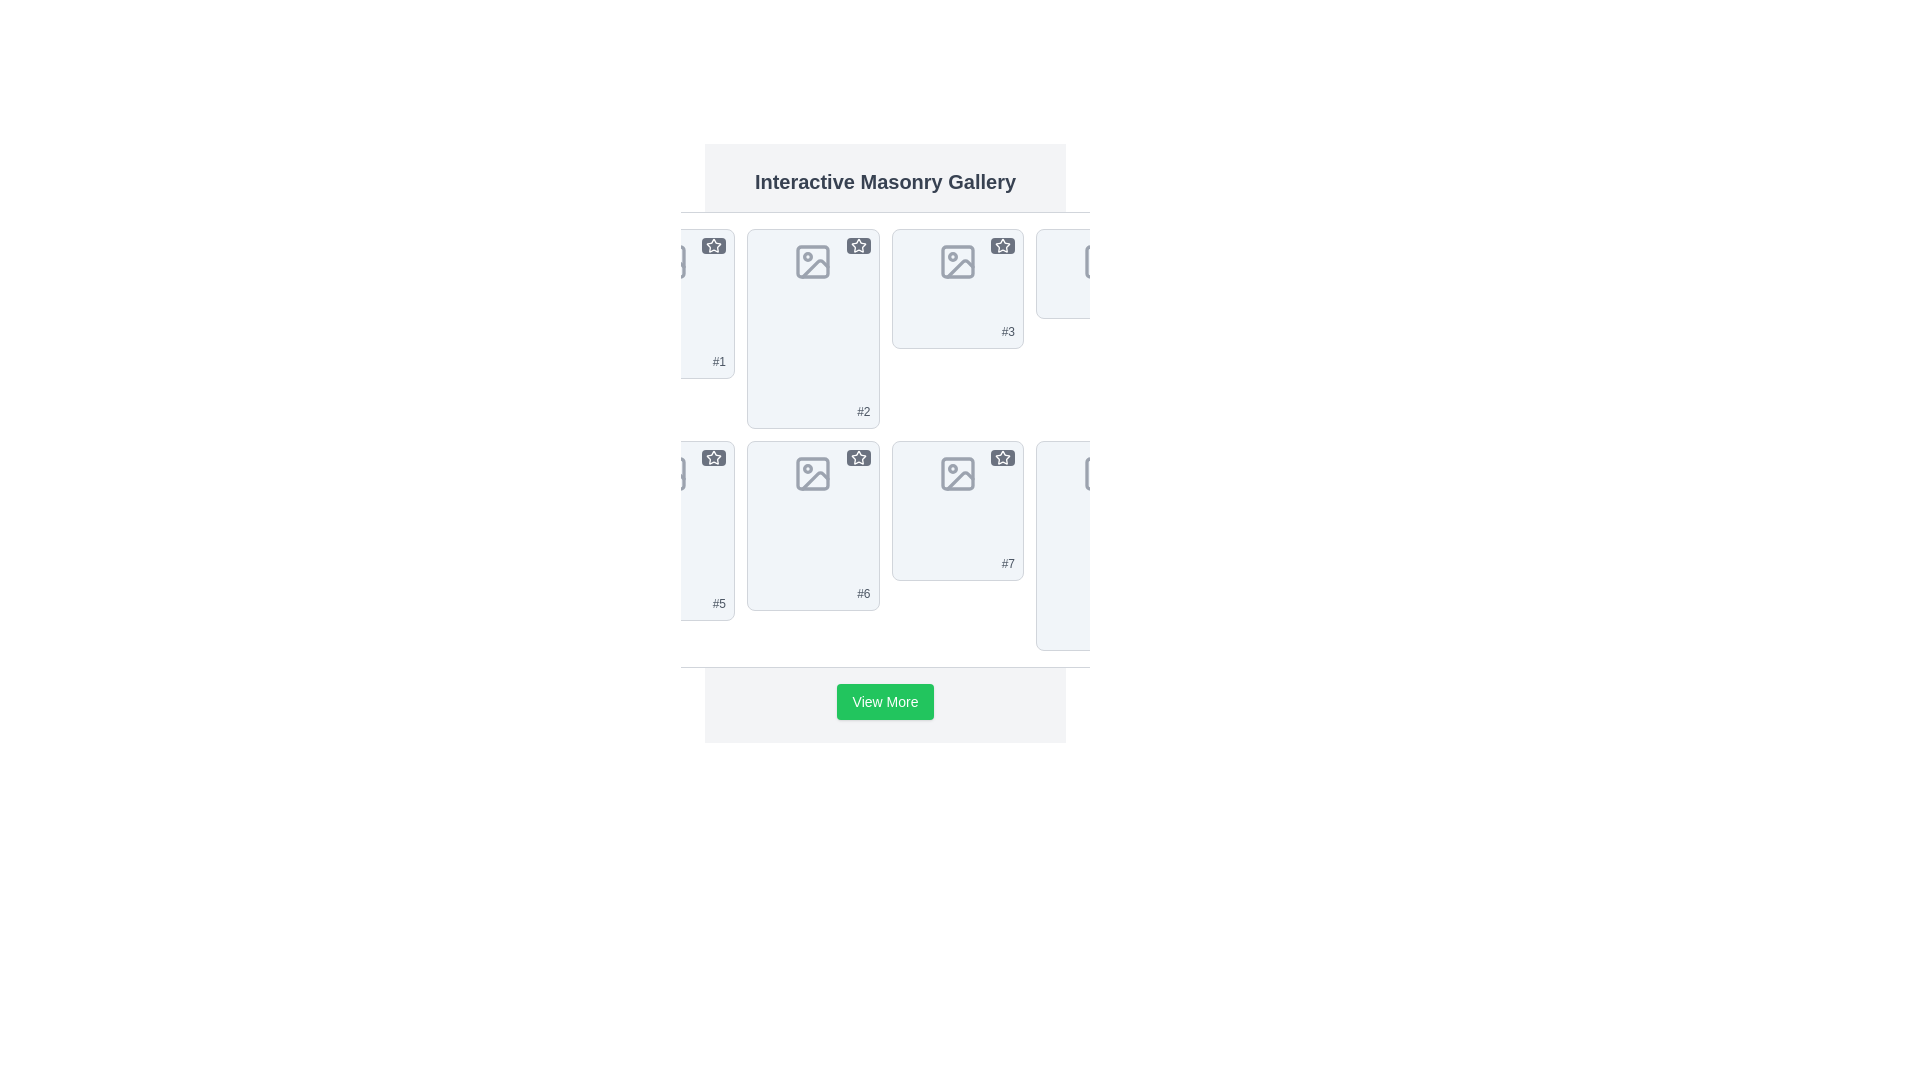 This screenshot has width=1920, height=1080. Describe the element at coordinates (884, 701) in the screenshot. I see `the button located at the bottom middle region of the content section to change its appearance` at that location.